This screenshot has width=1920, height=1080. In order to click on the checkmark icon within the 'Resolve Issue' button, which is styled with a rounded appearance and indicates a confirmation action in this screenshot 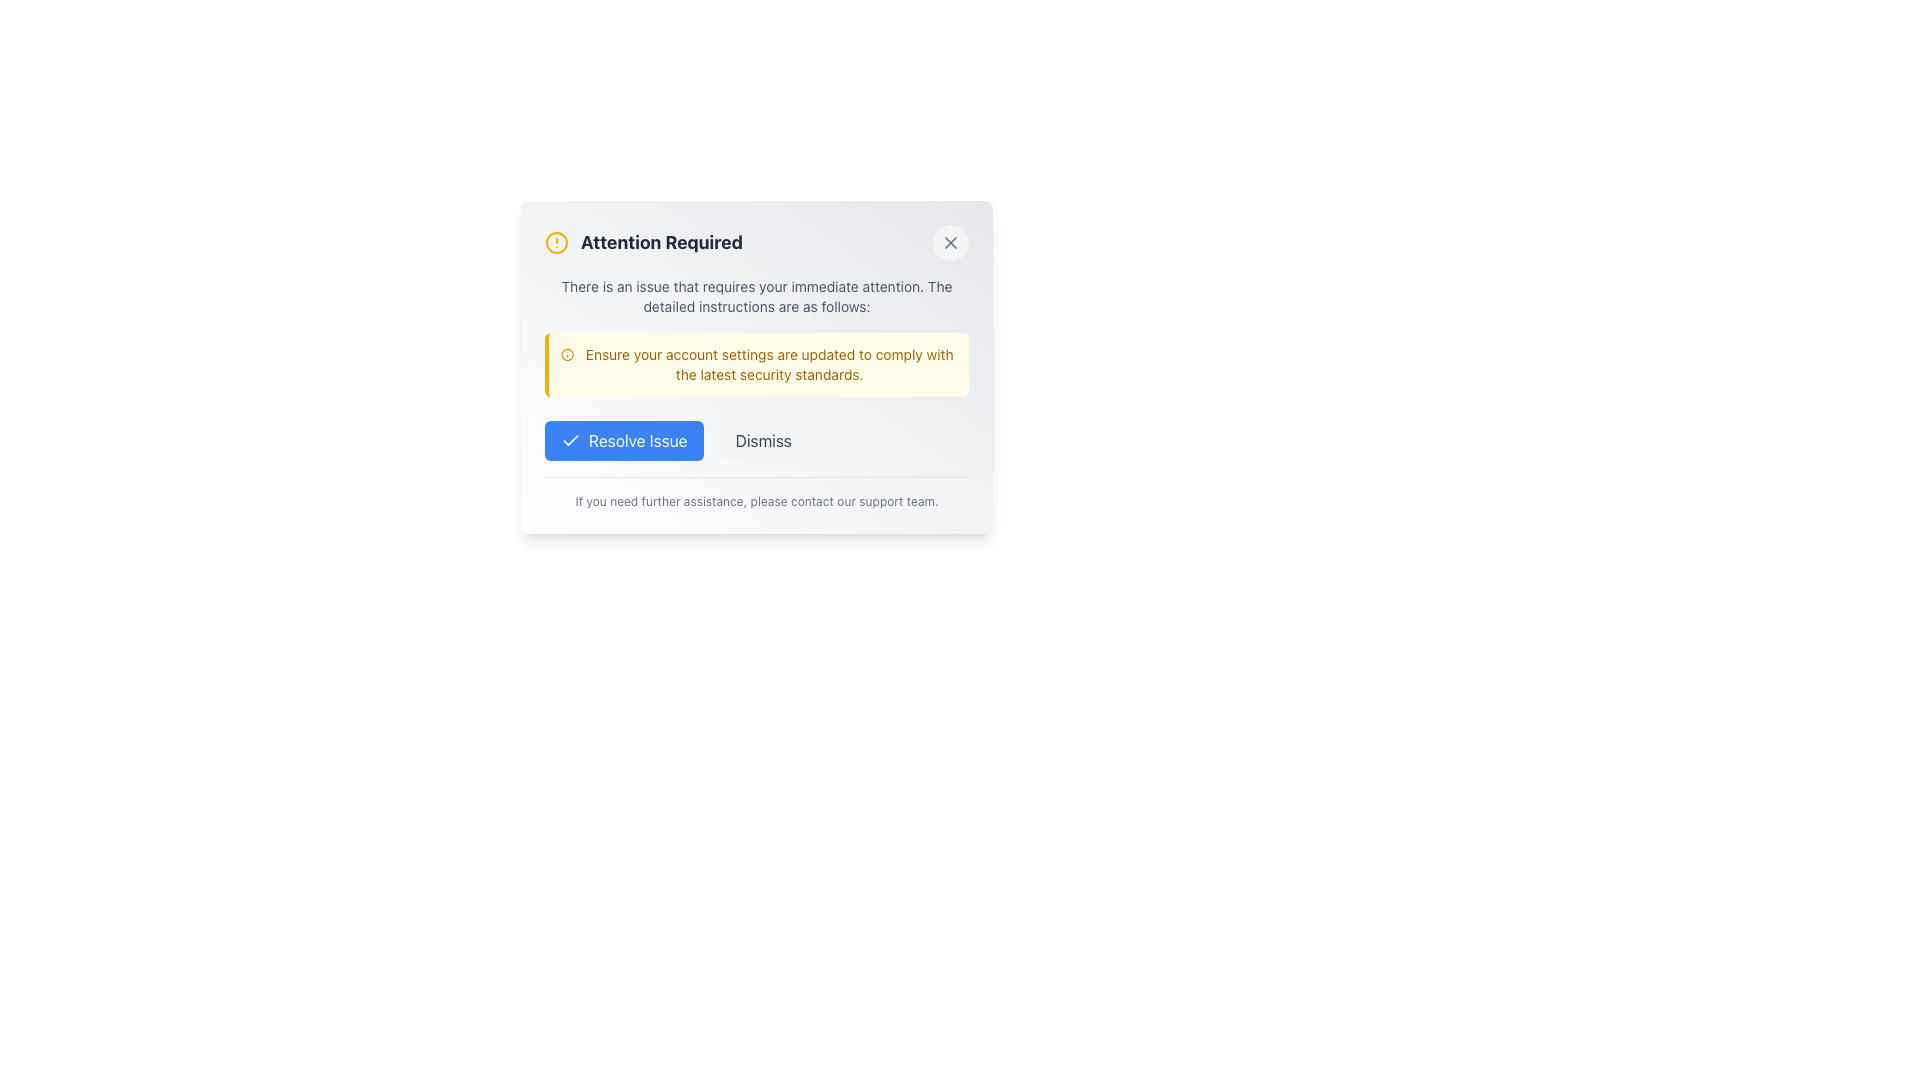, I will do `click(570, 439)`.